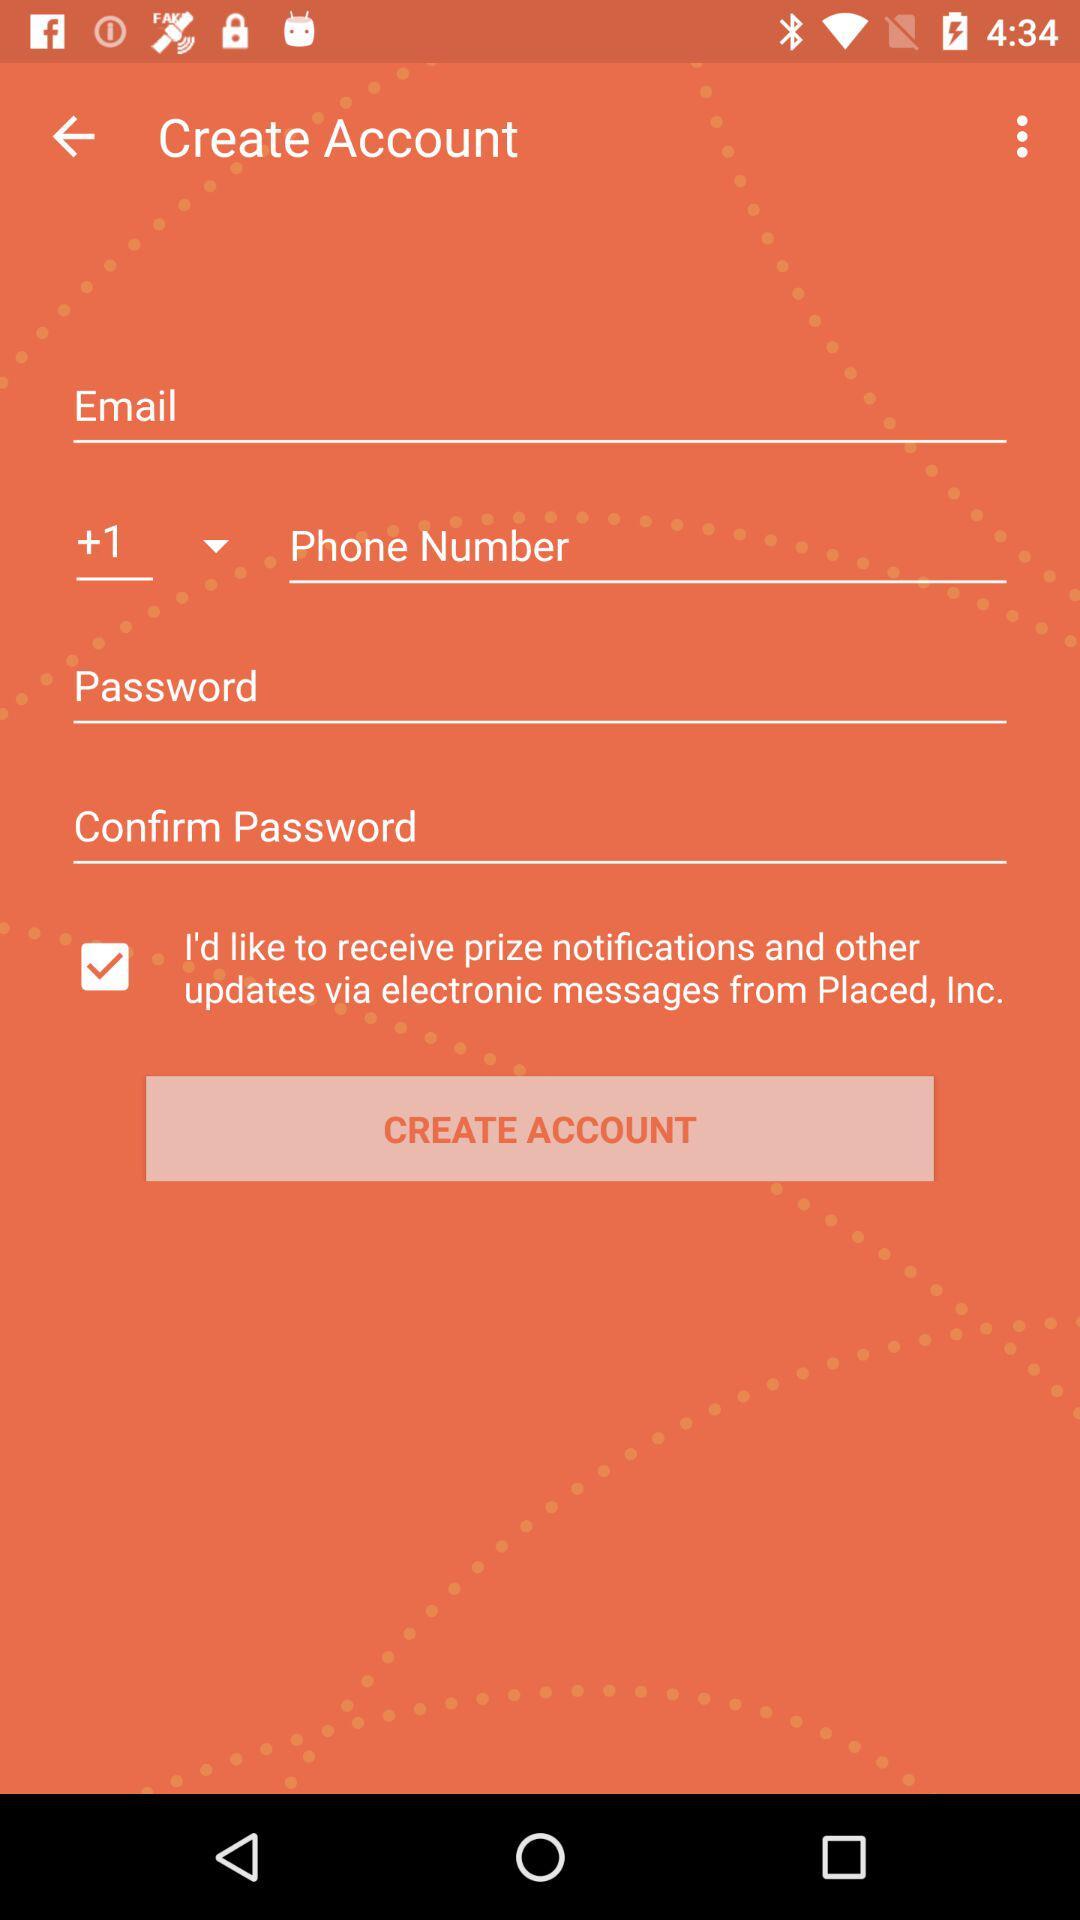 The image size is (1080, 1920). I want to click on password field, so click(540, 688).